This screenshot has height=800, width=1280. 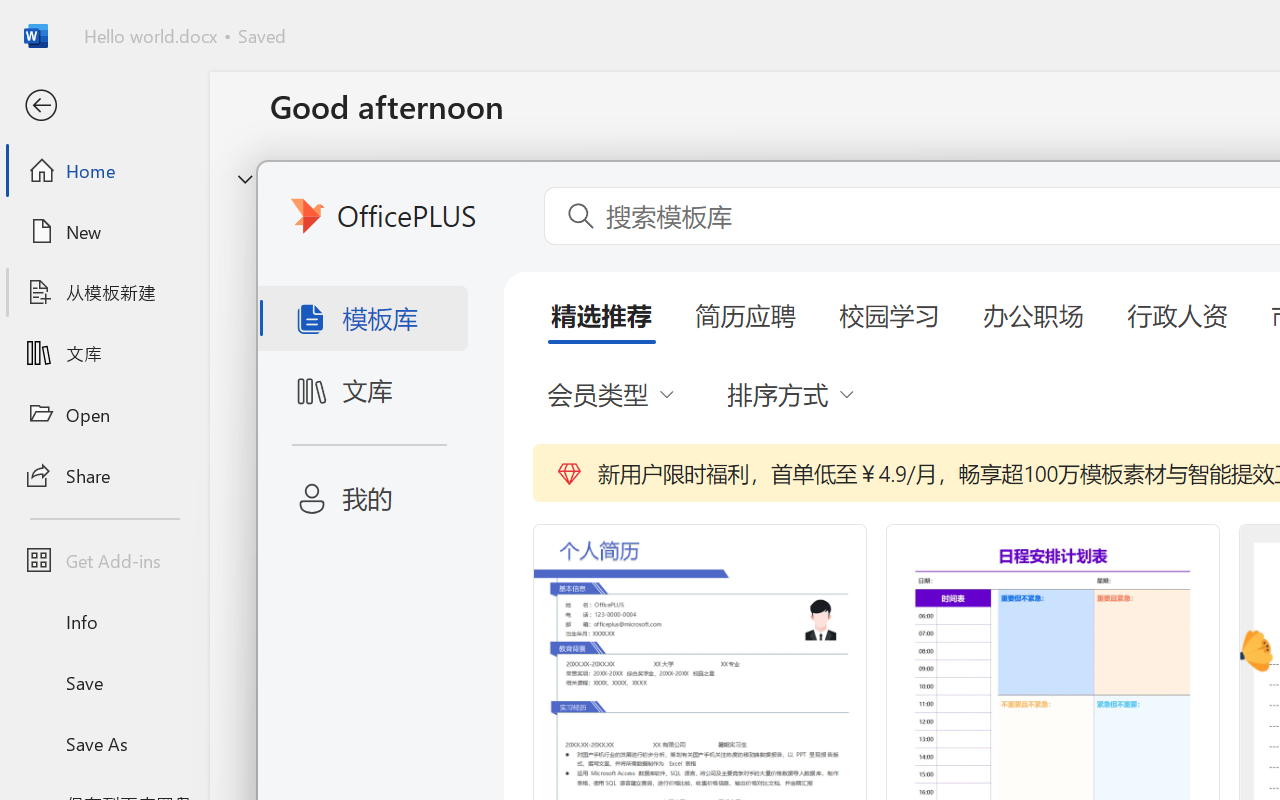 What do you see at coordinates (103, 560) in the screenshot?
I see `'Get Add-ins'` at bounding box center [103, 560].